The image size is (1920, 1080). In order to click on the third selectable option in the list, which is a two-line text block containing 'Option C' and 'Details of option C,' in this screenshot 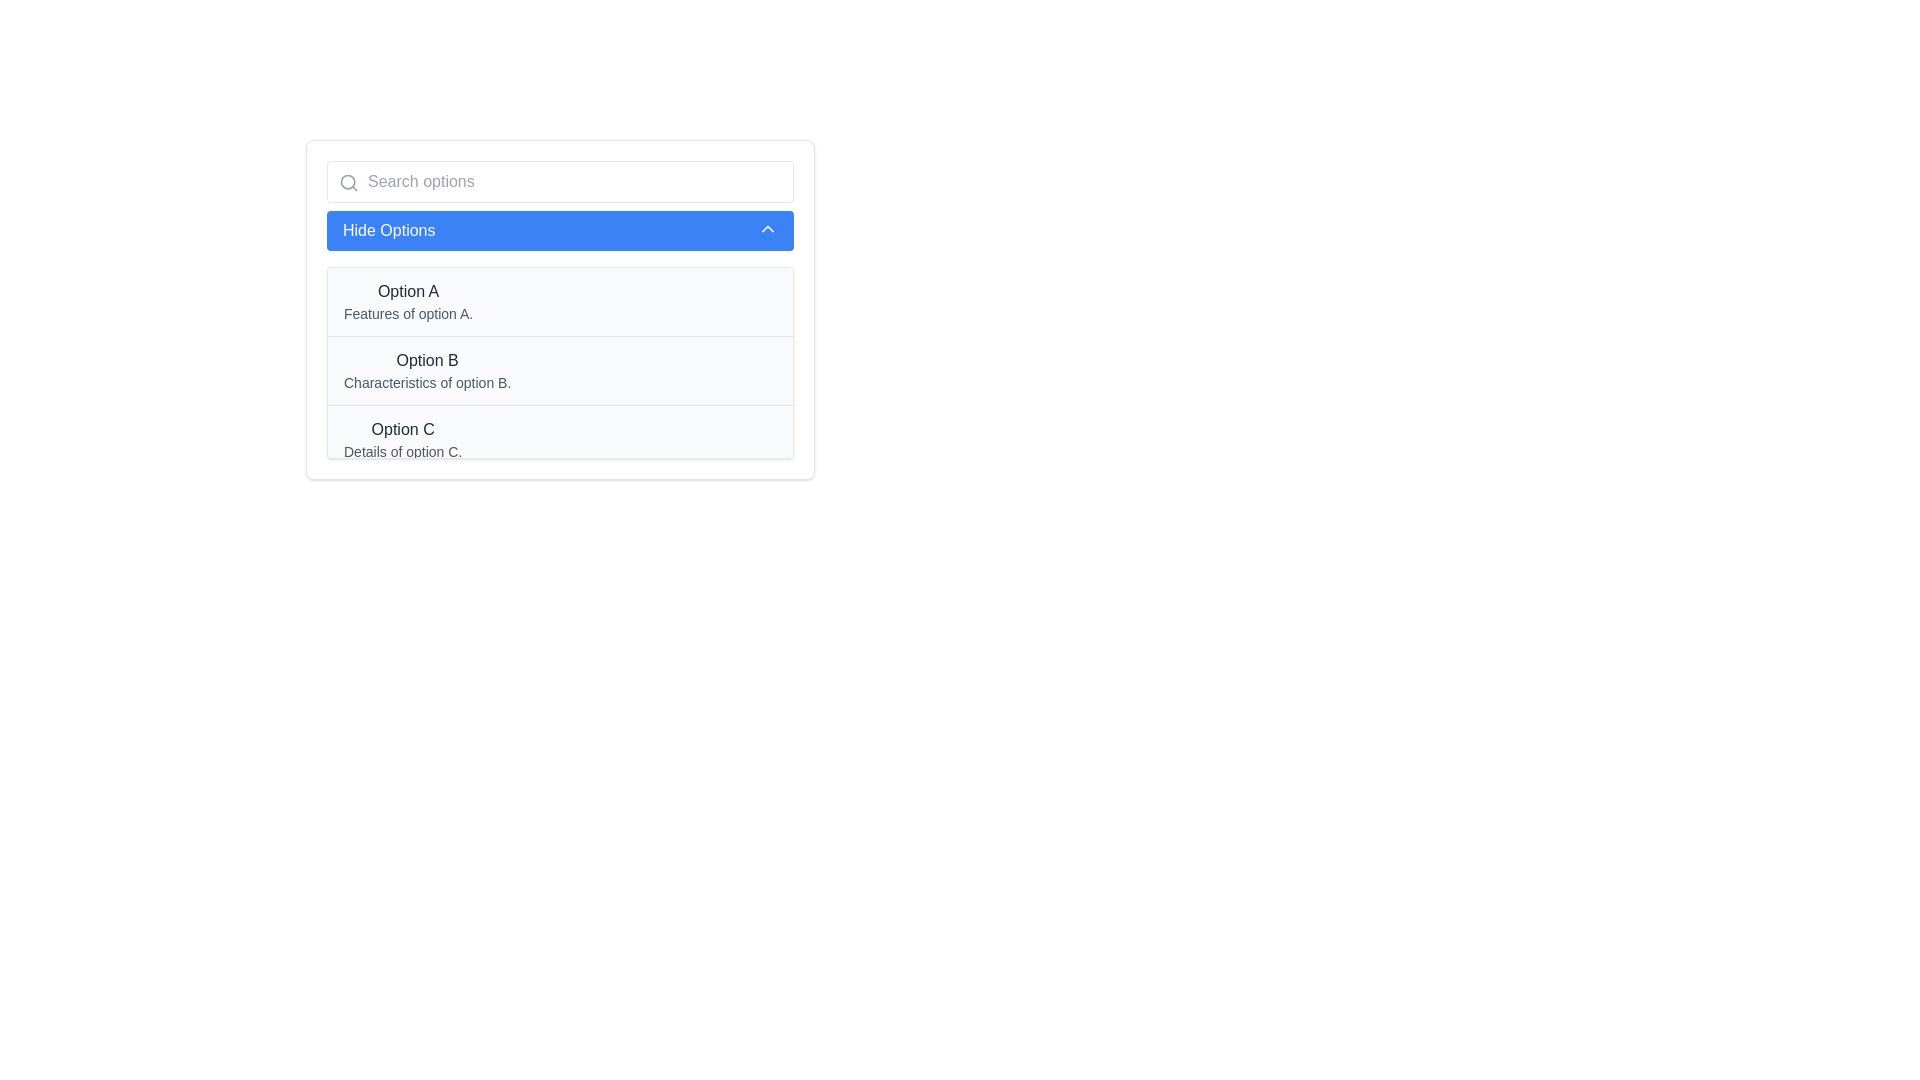, I will do `click(402, 438)`.